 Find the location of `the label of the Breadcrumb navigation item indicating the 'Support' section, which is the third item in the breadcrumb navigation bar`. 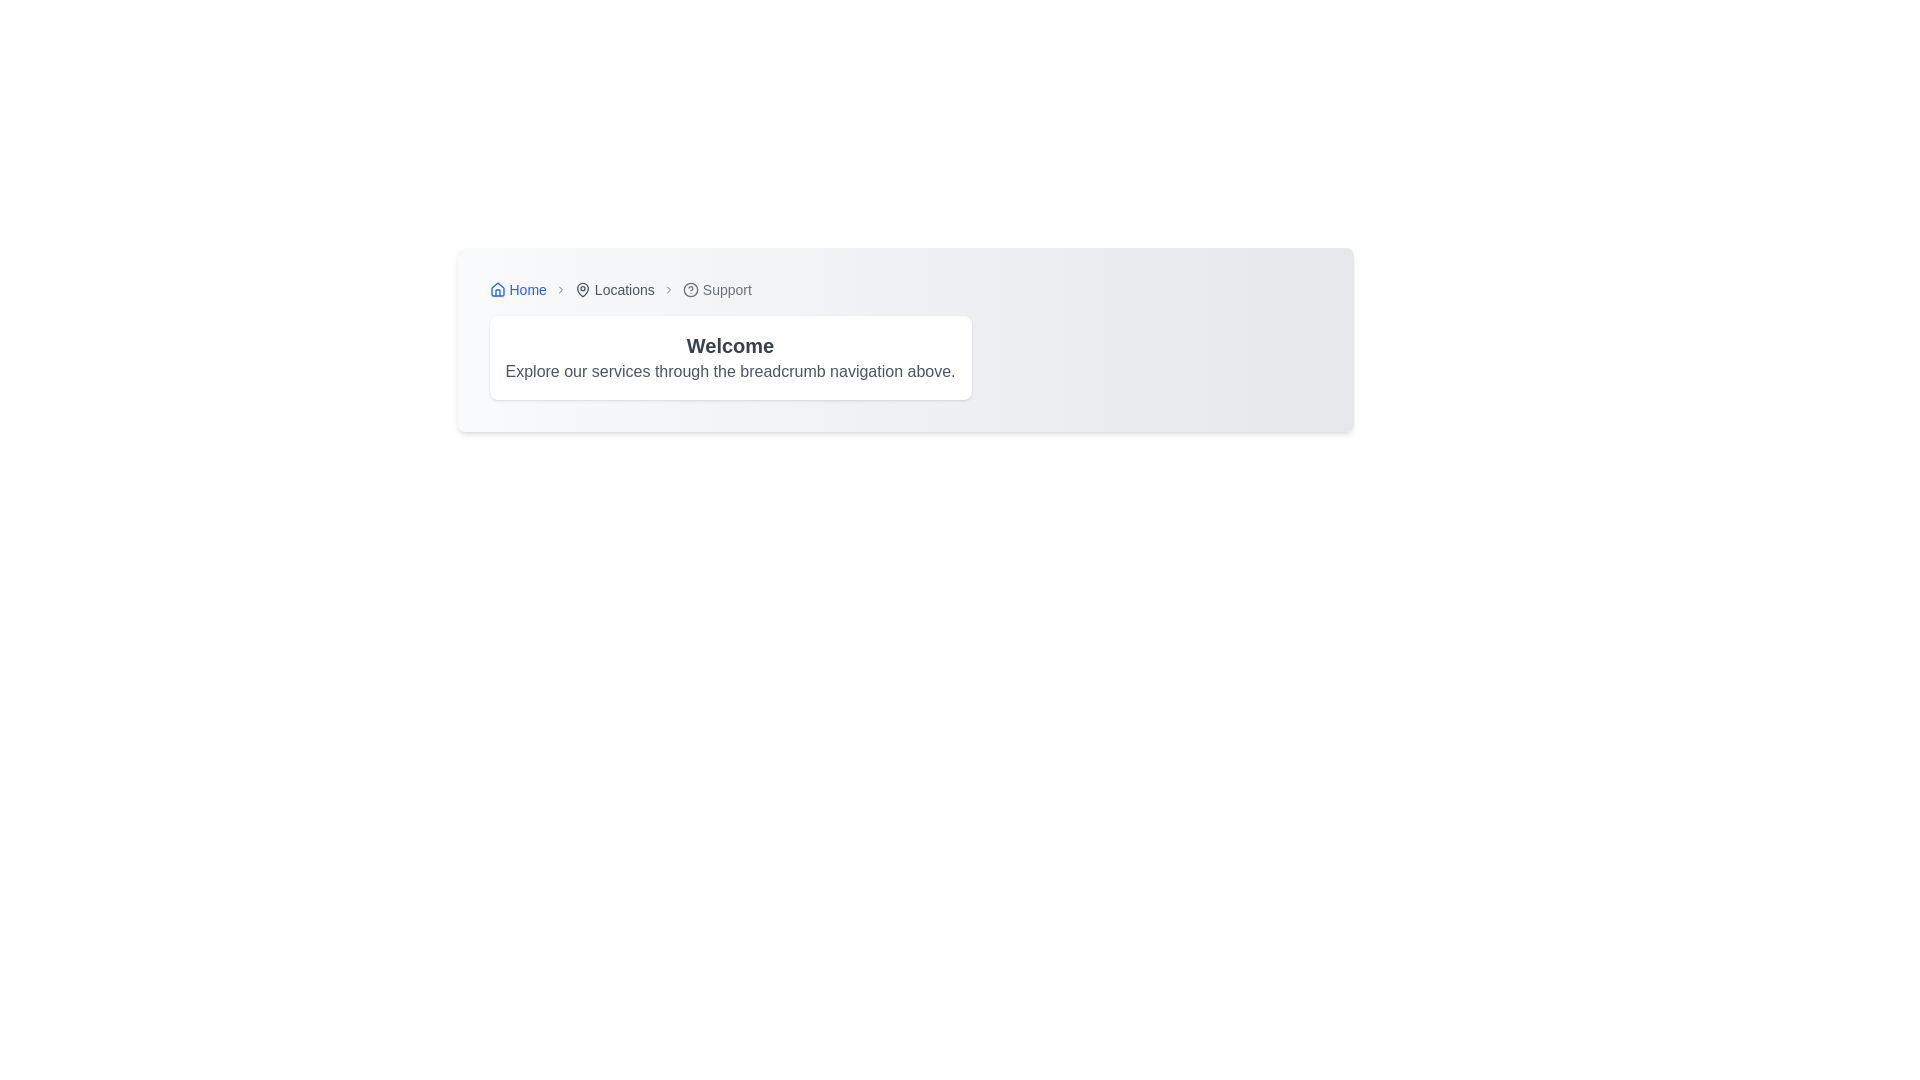

the label of the Breadcrumb navigation item indicating the 'Support' section, which is the third item in the breadcrumb navigation bar is located at coordinates (717, 289).